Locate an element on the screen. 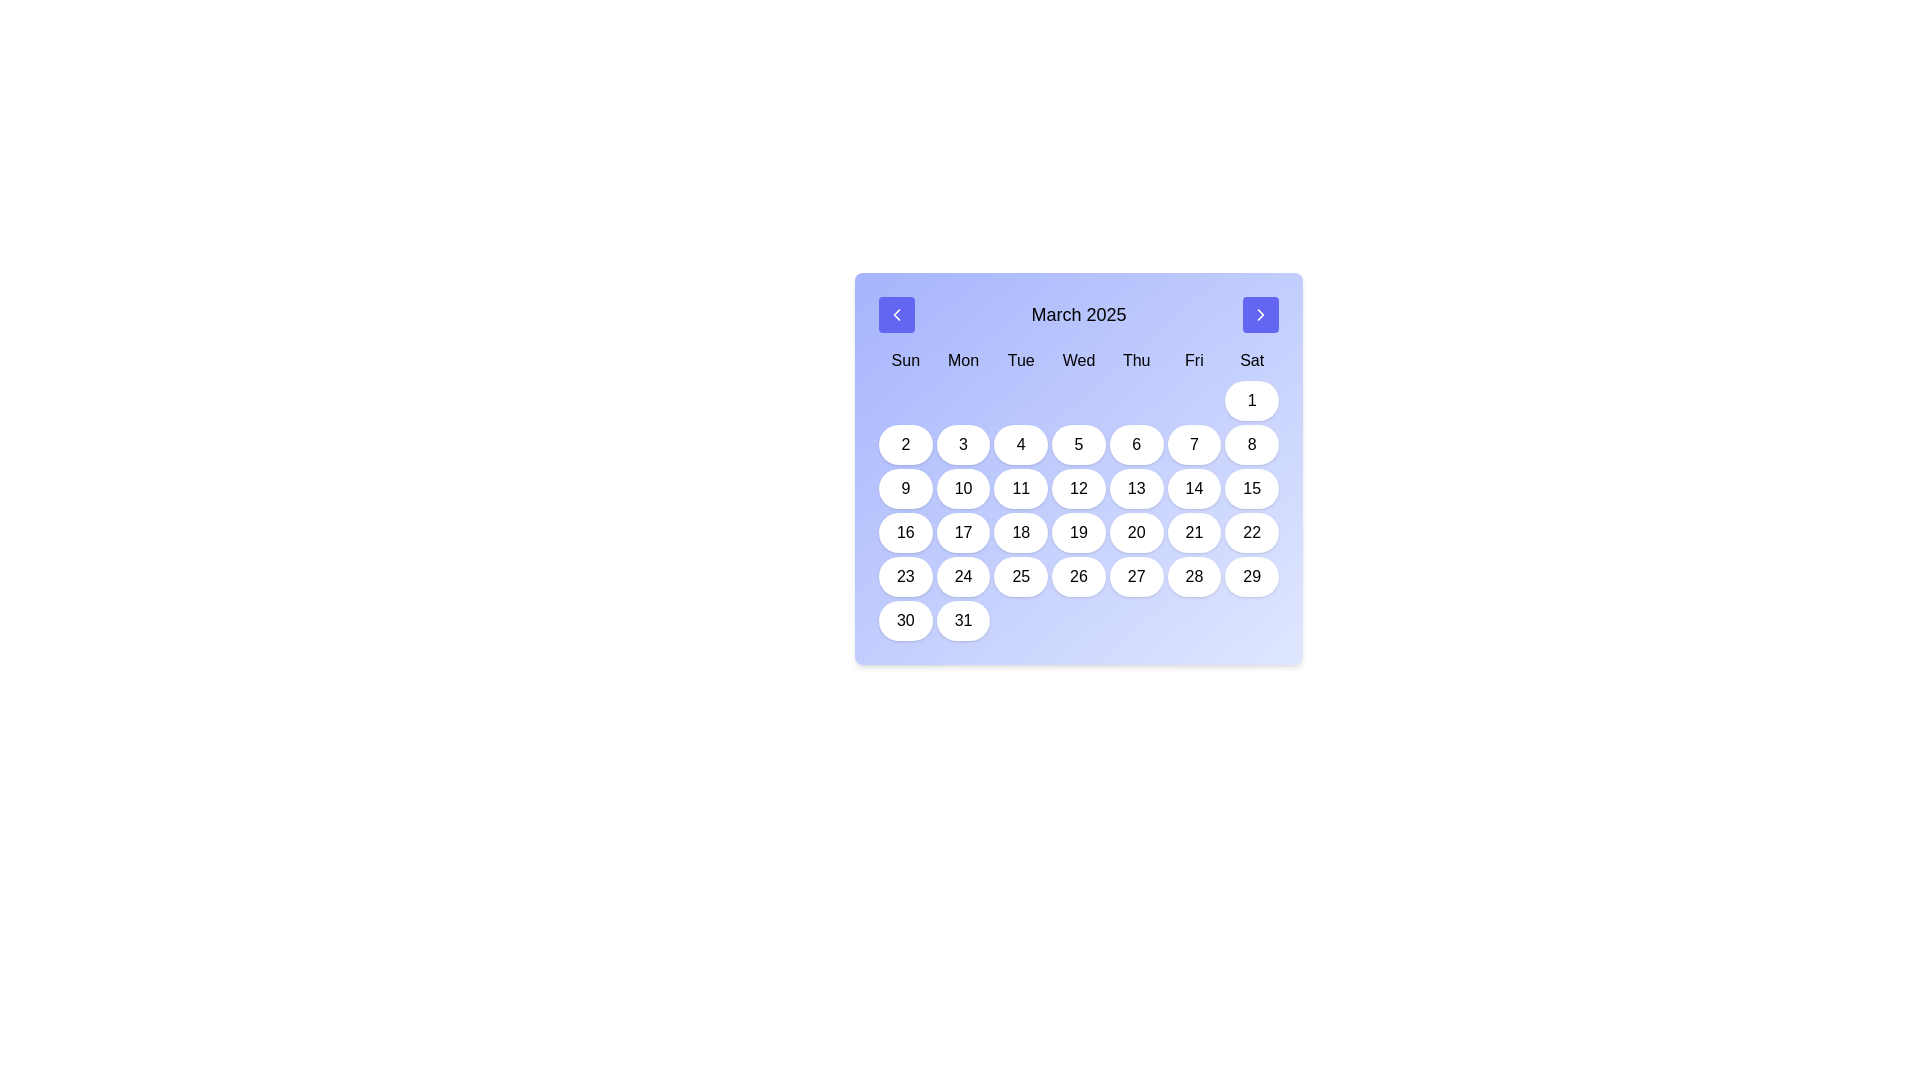  the button representing the day '20' in the March 2025 calendar is located at coordinates (1136, 531).